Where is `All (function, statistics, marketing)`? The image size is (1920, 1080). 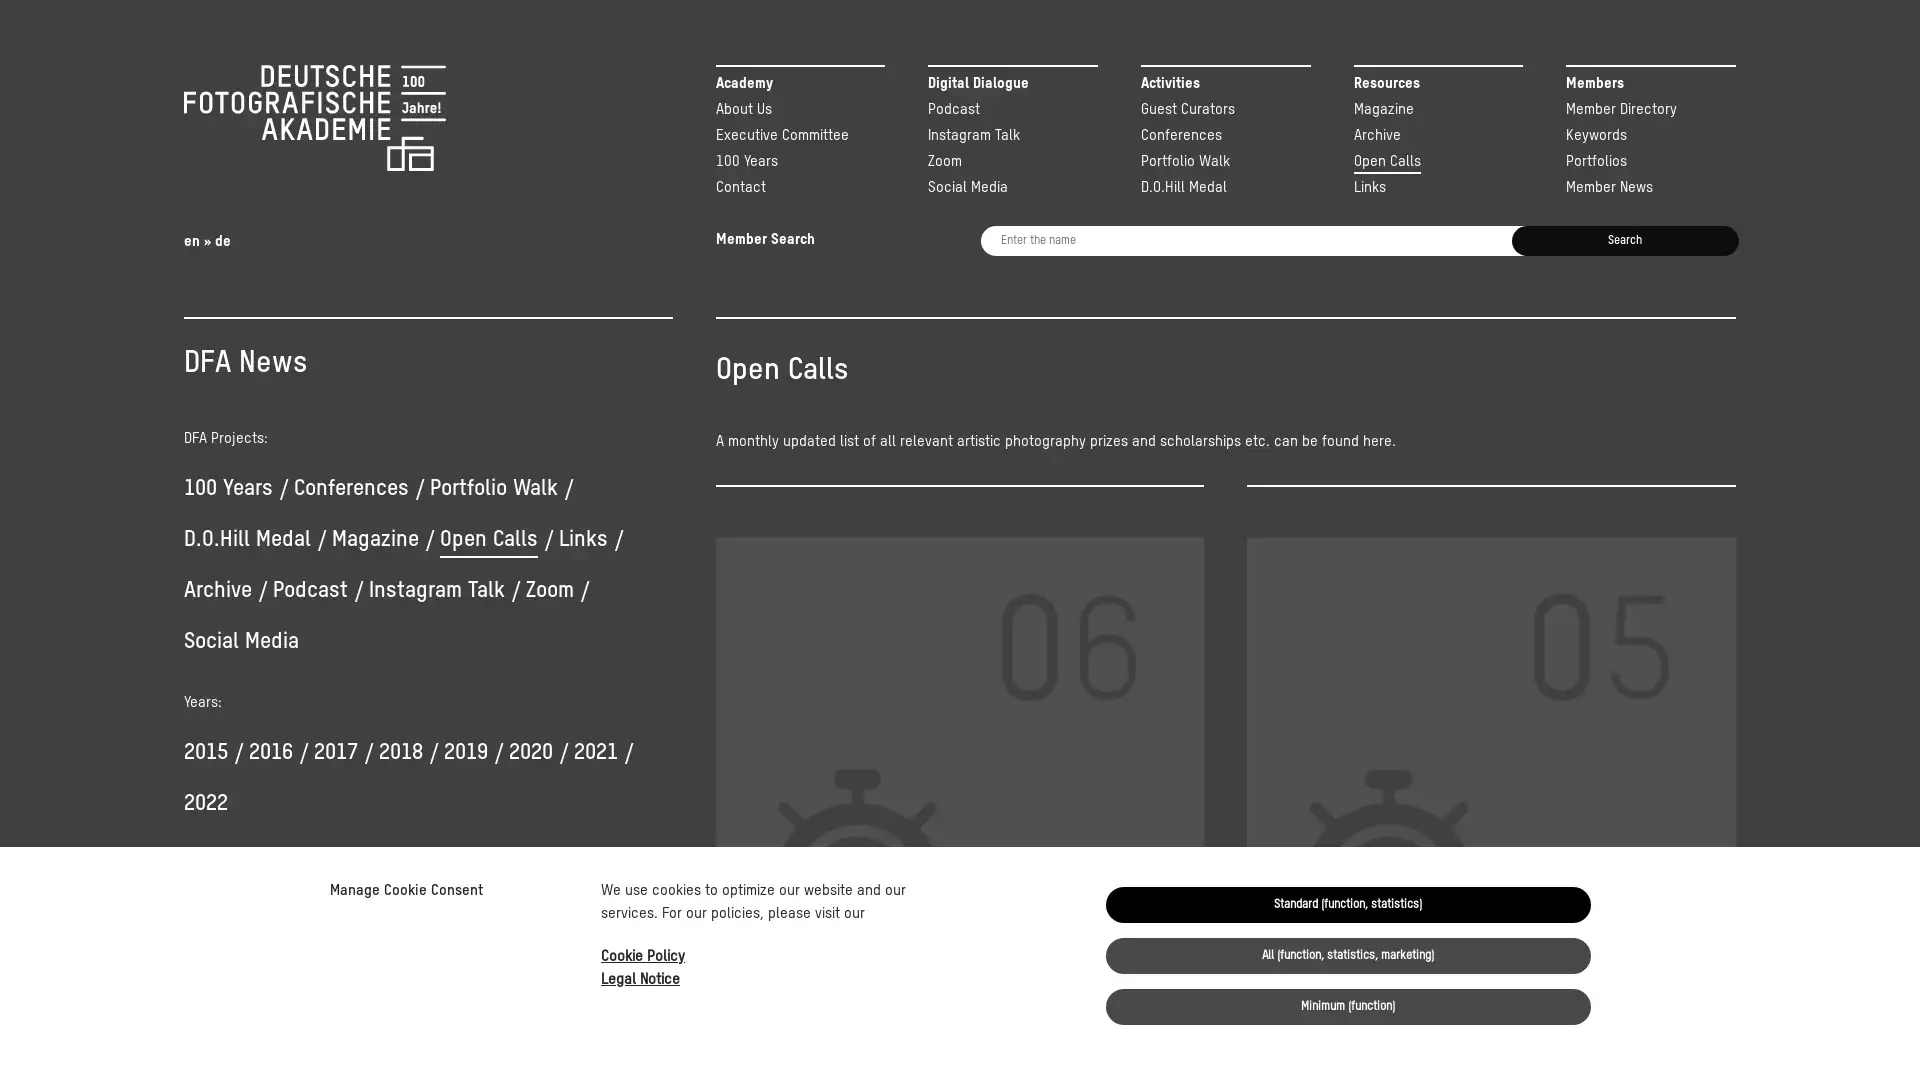 All (function, statistics, marketing) is located at coordinates (1347, 955).